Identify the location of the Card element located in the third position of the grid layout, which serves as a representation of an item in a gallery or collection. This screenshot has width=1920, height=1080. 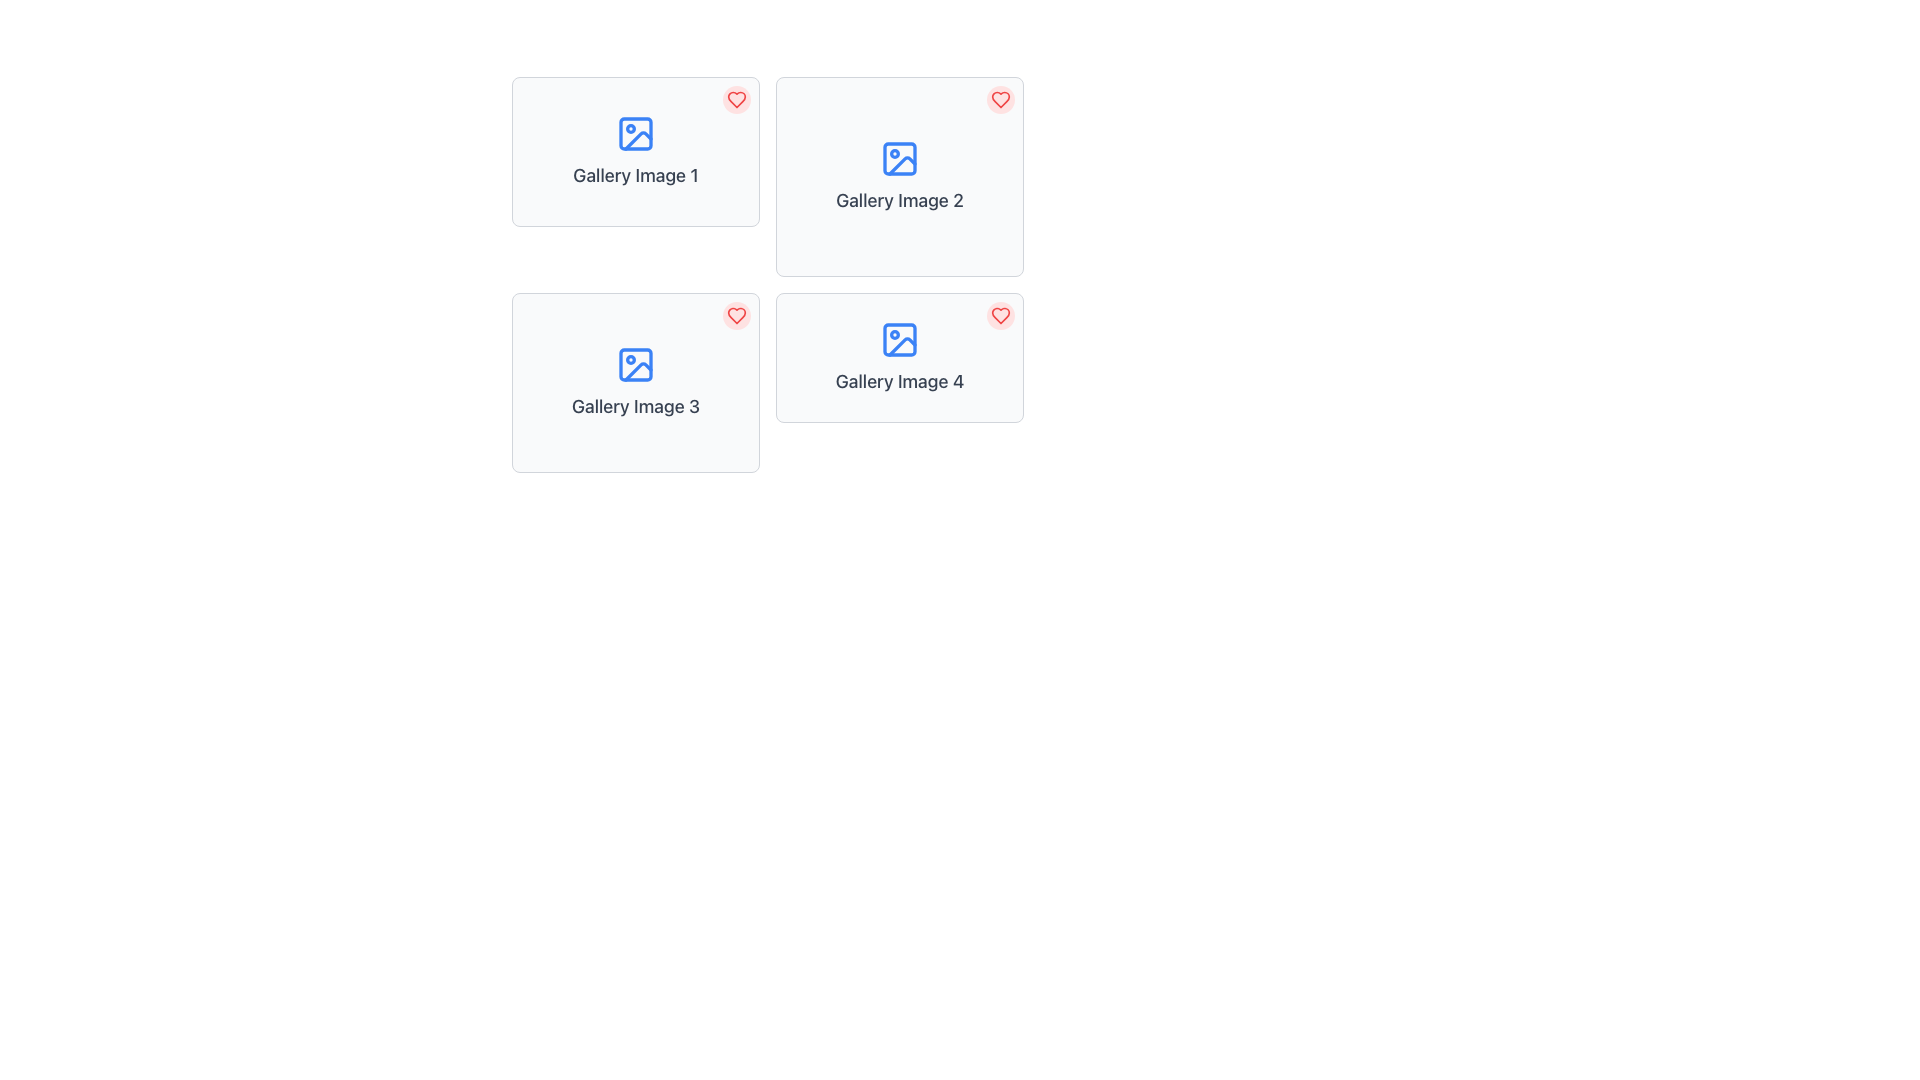
(634, 382).